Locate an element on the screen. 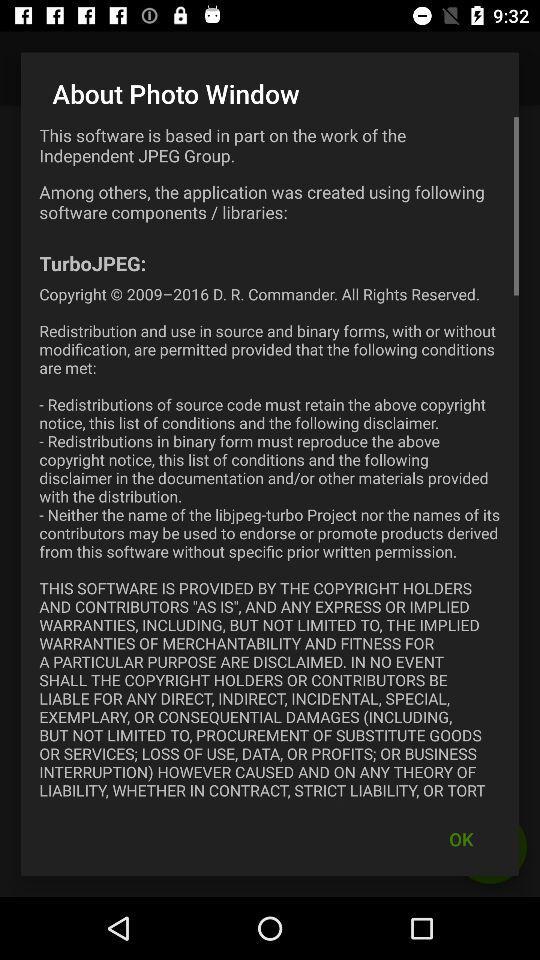 This screenshot has height=960, width=540. item below copyright 2009 2016 is located at coordinates (461, 839).